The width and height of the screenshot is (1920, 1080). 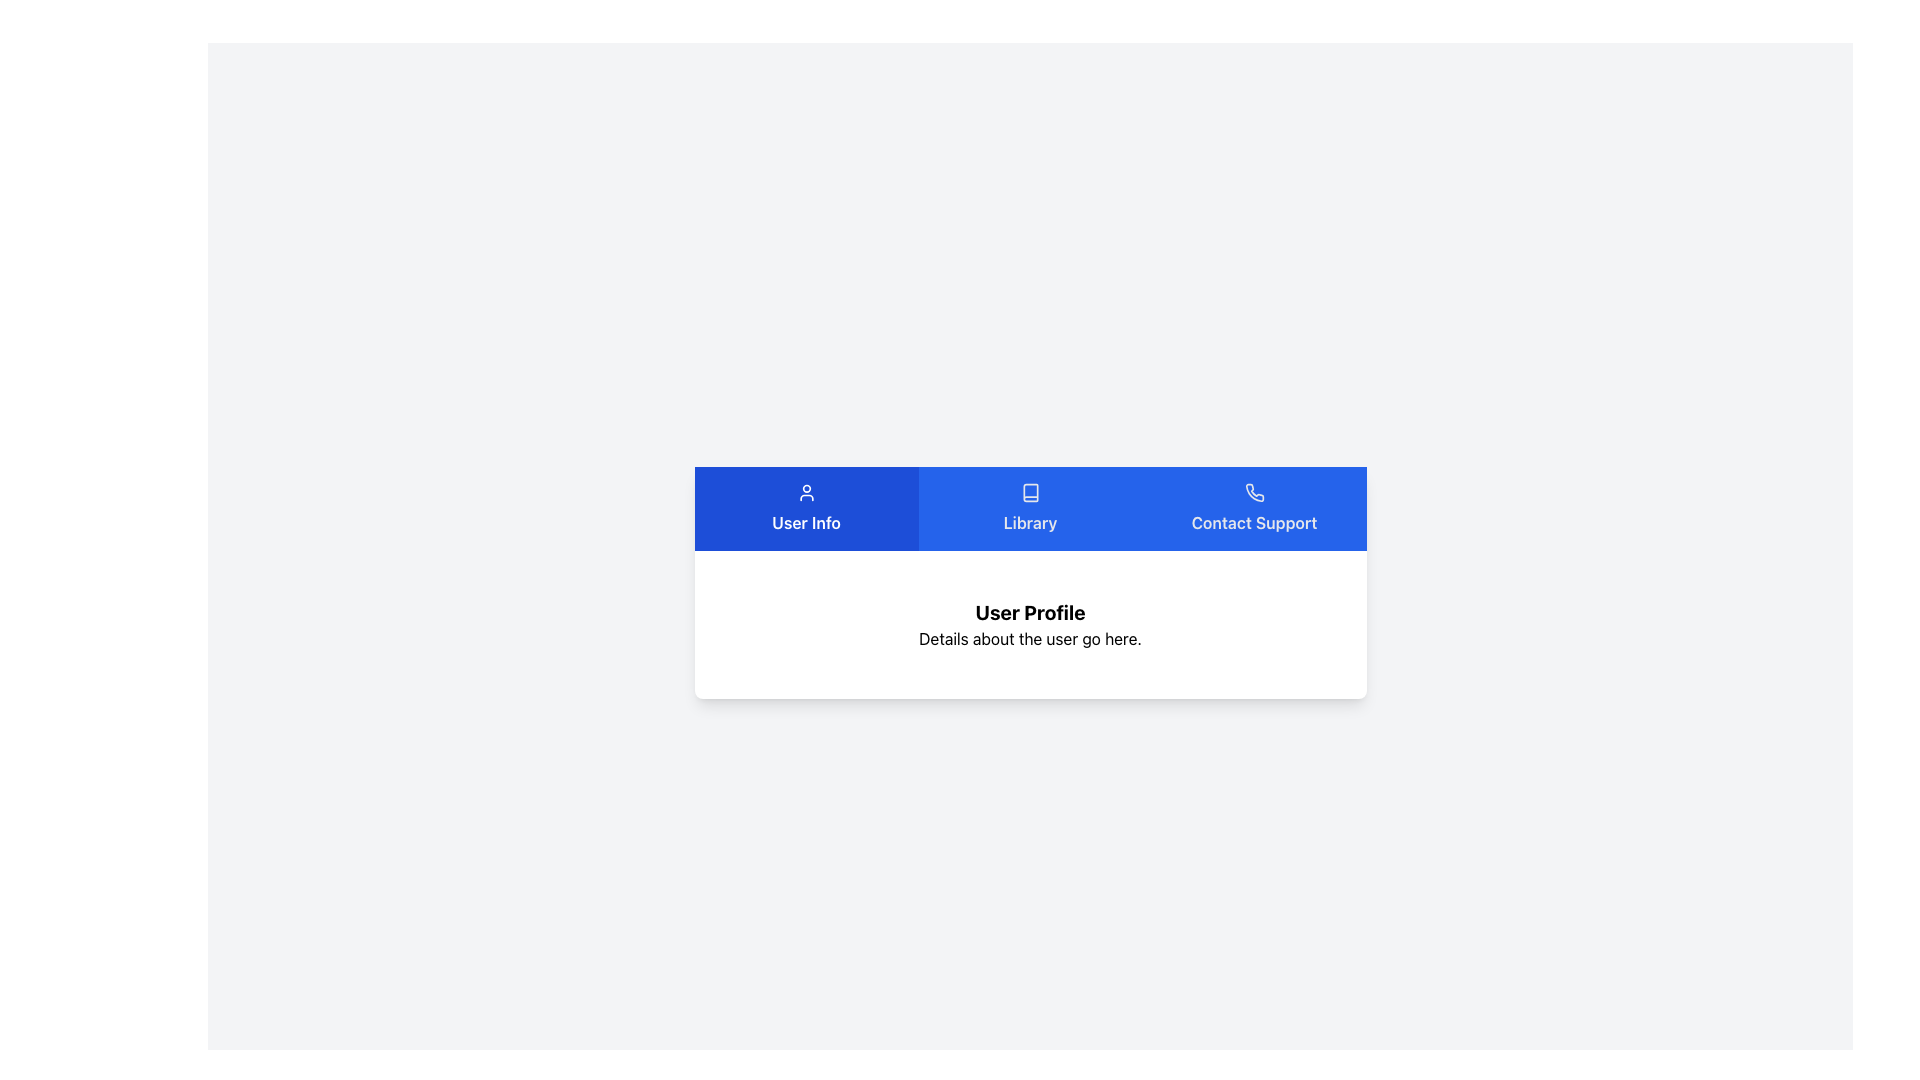 I want to click on the 'Library' button on the blue navigation bar, so click(x=1030, y=508).